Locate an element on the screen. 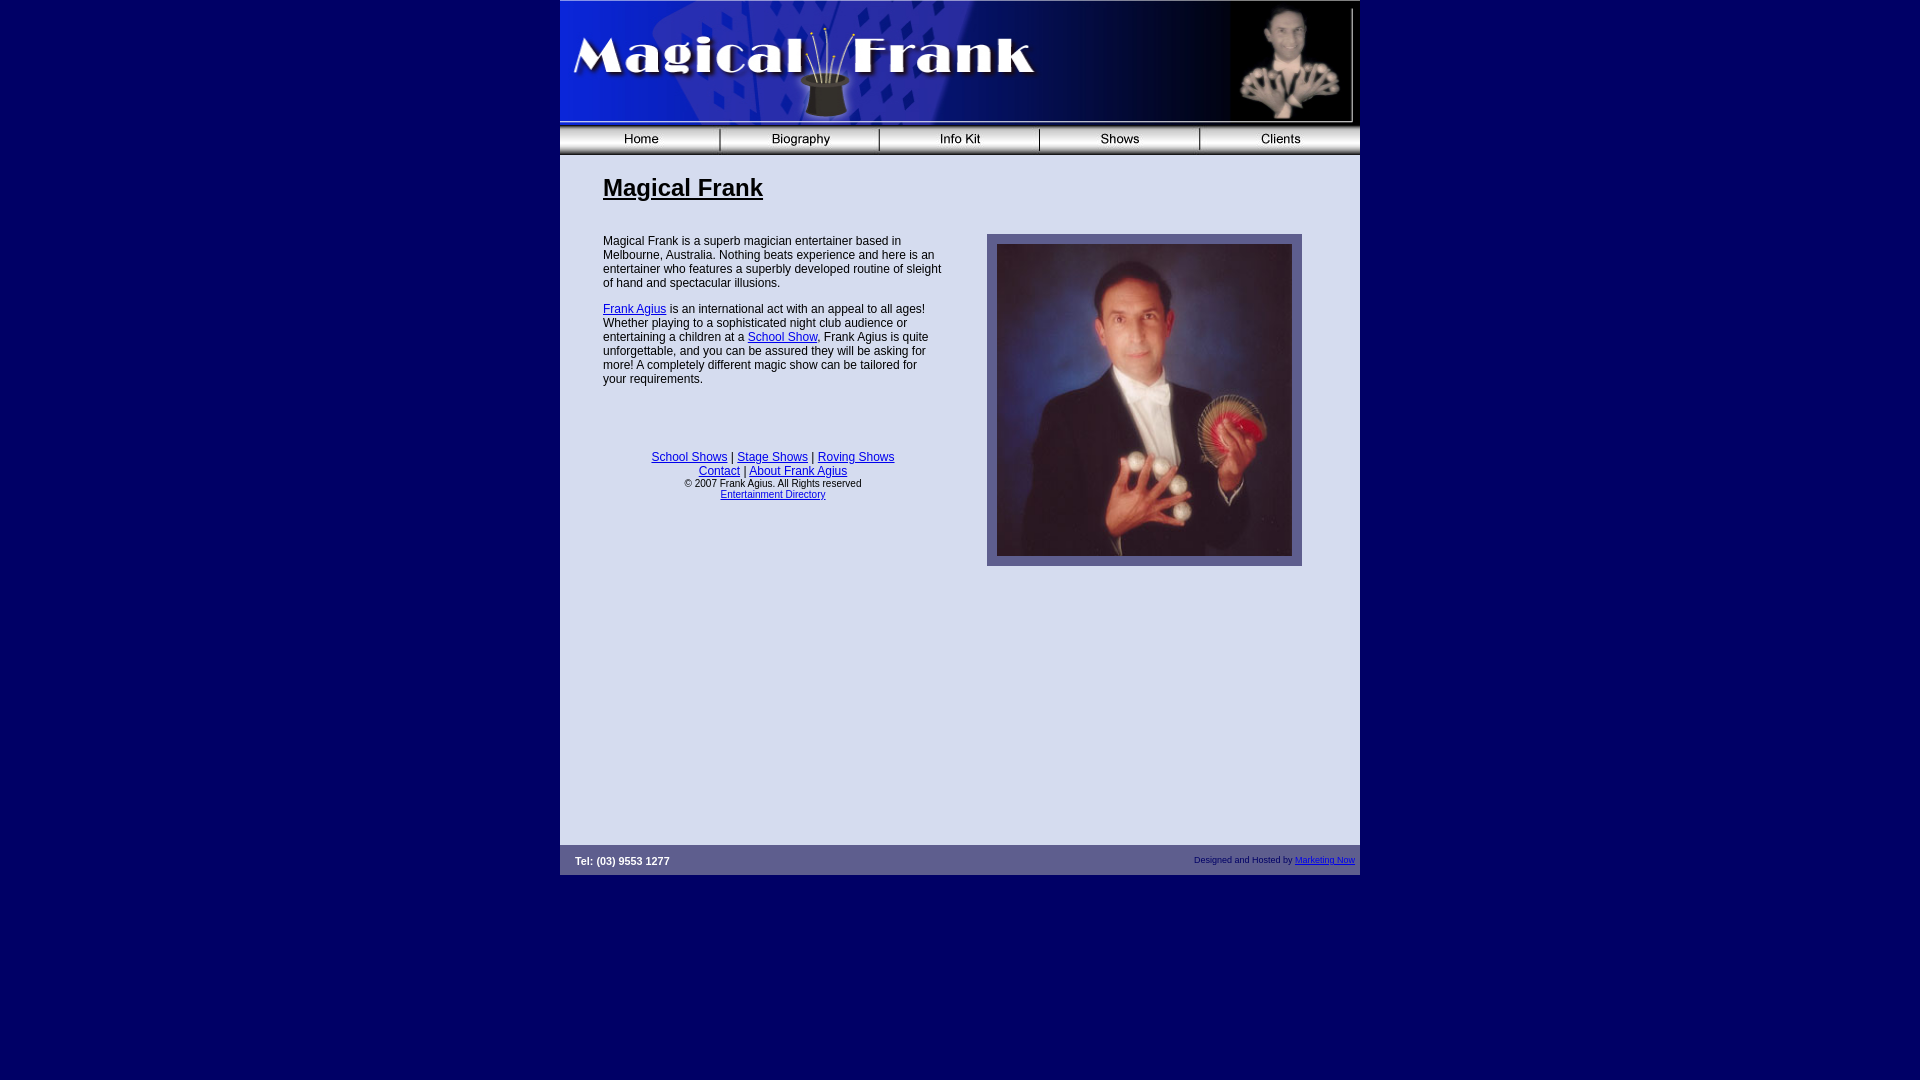 This screenshot has height=1080, width=1920. 'School Shows' is located at coordinates (689, 456).